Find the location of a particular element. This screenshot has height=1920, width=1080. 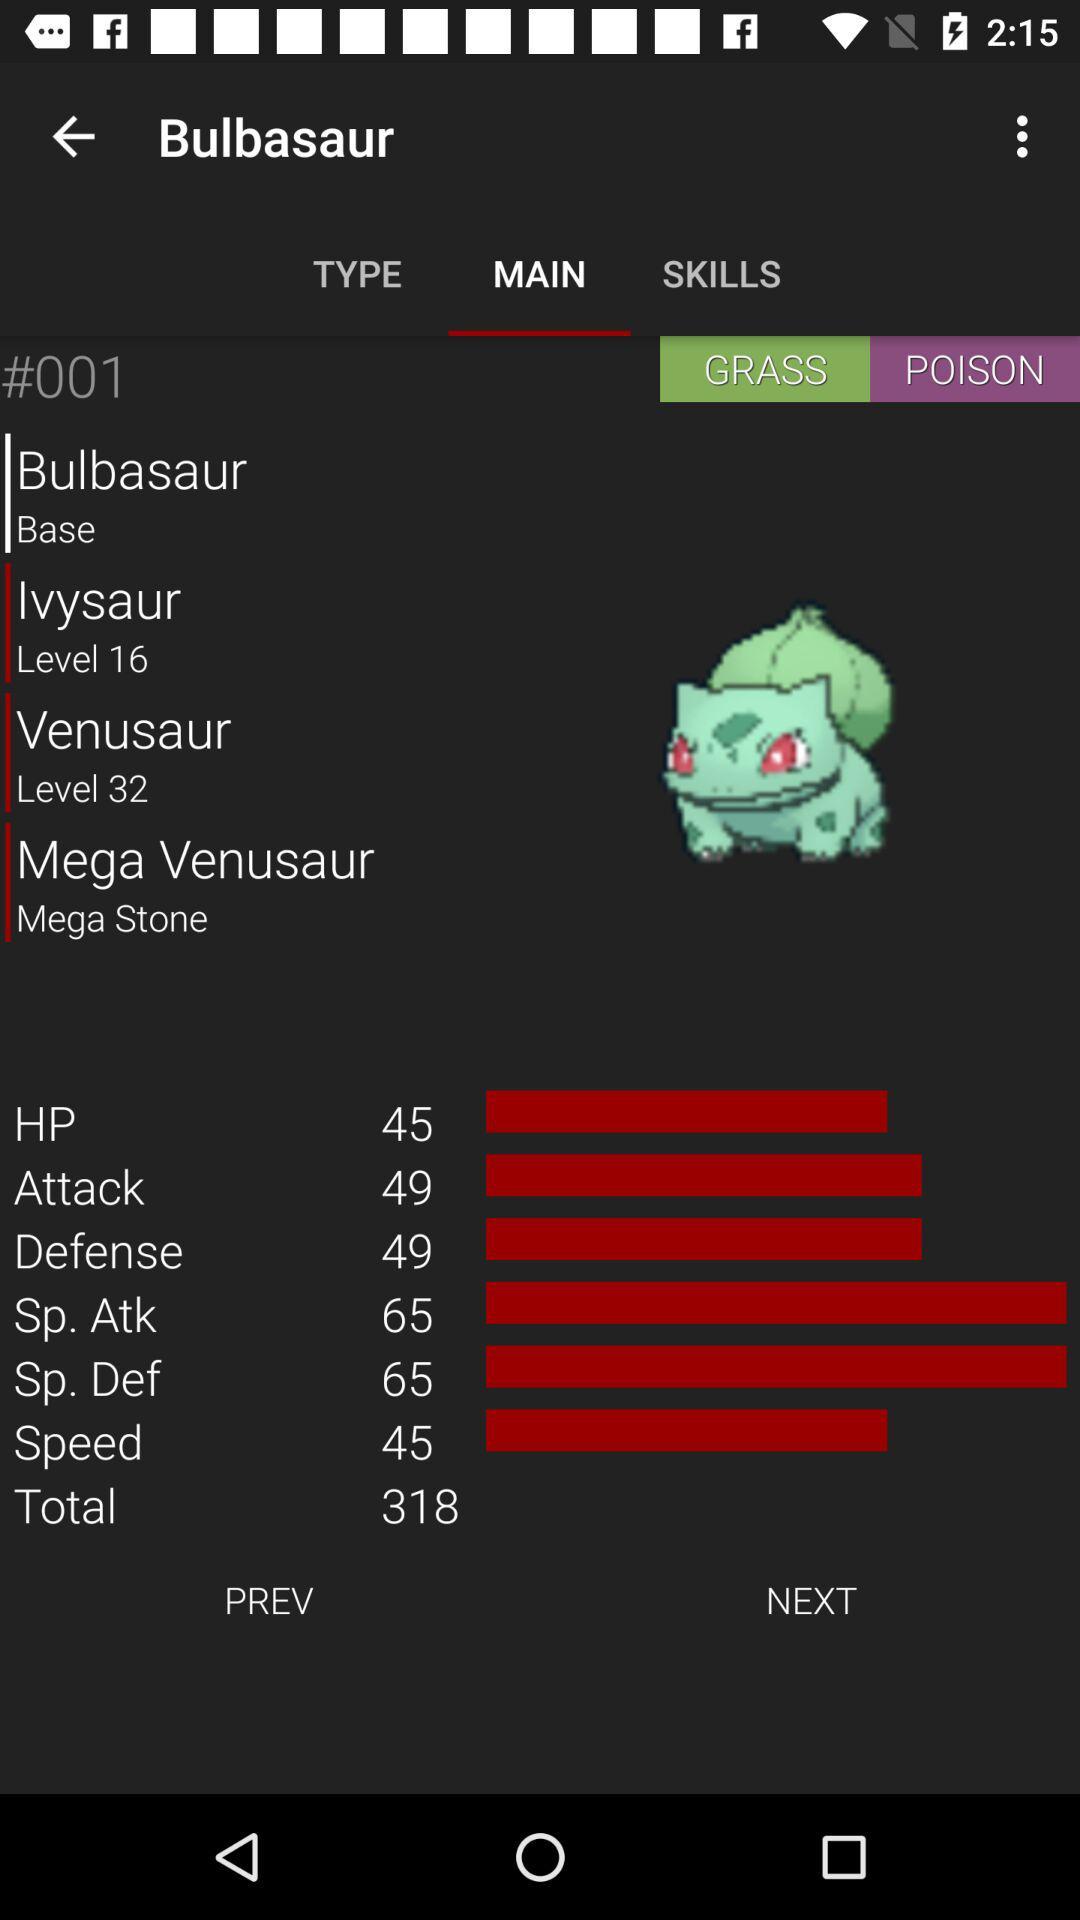

the icon next to the bulbasaur icon is located at coordinates (72, 135).